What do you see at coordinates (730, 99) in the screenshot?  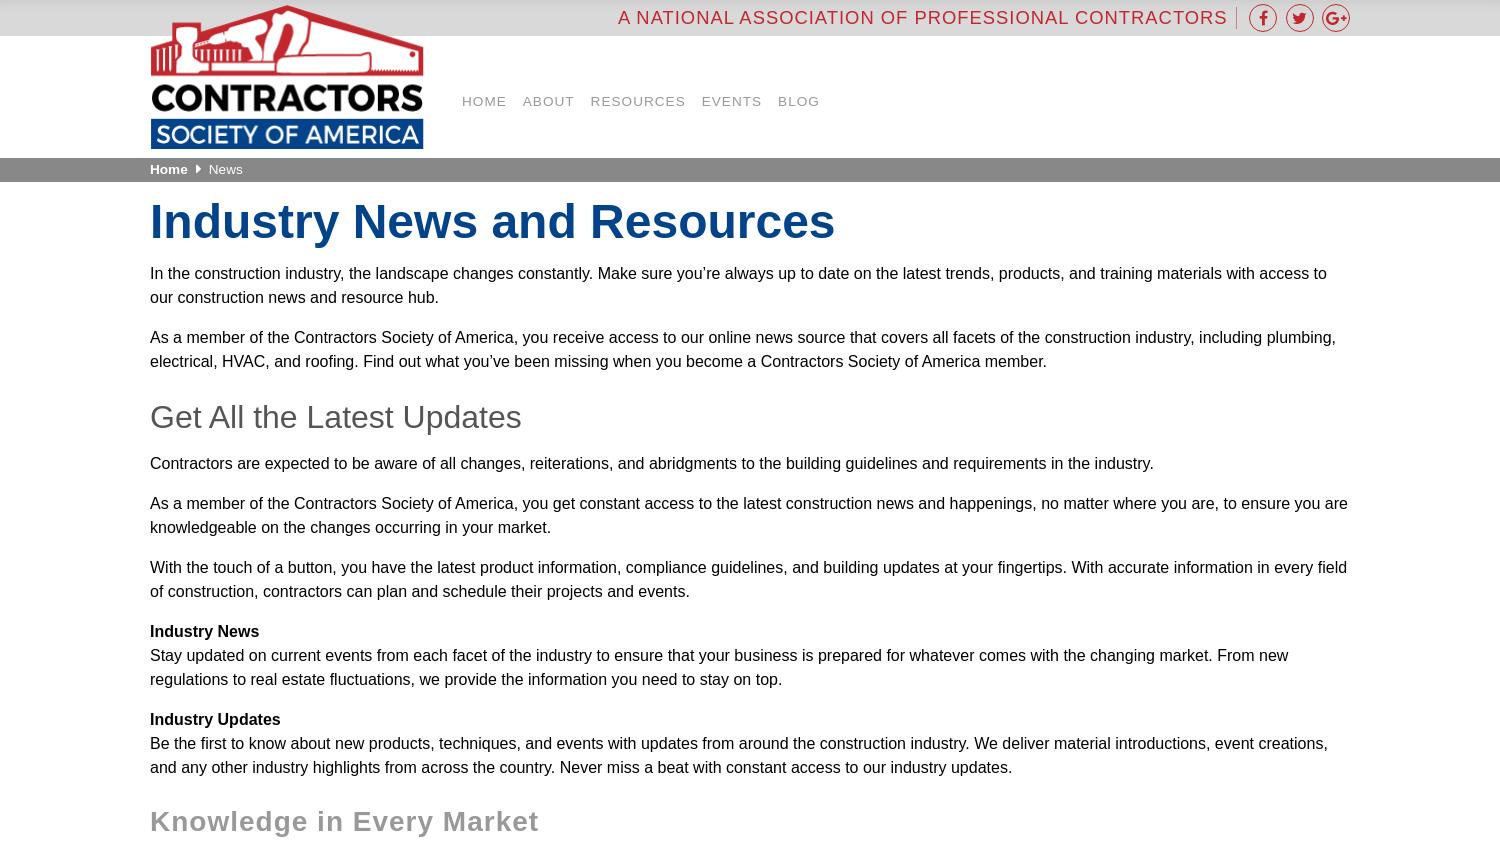 I see `'Events'` at bounding box center [730, 99].